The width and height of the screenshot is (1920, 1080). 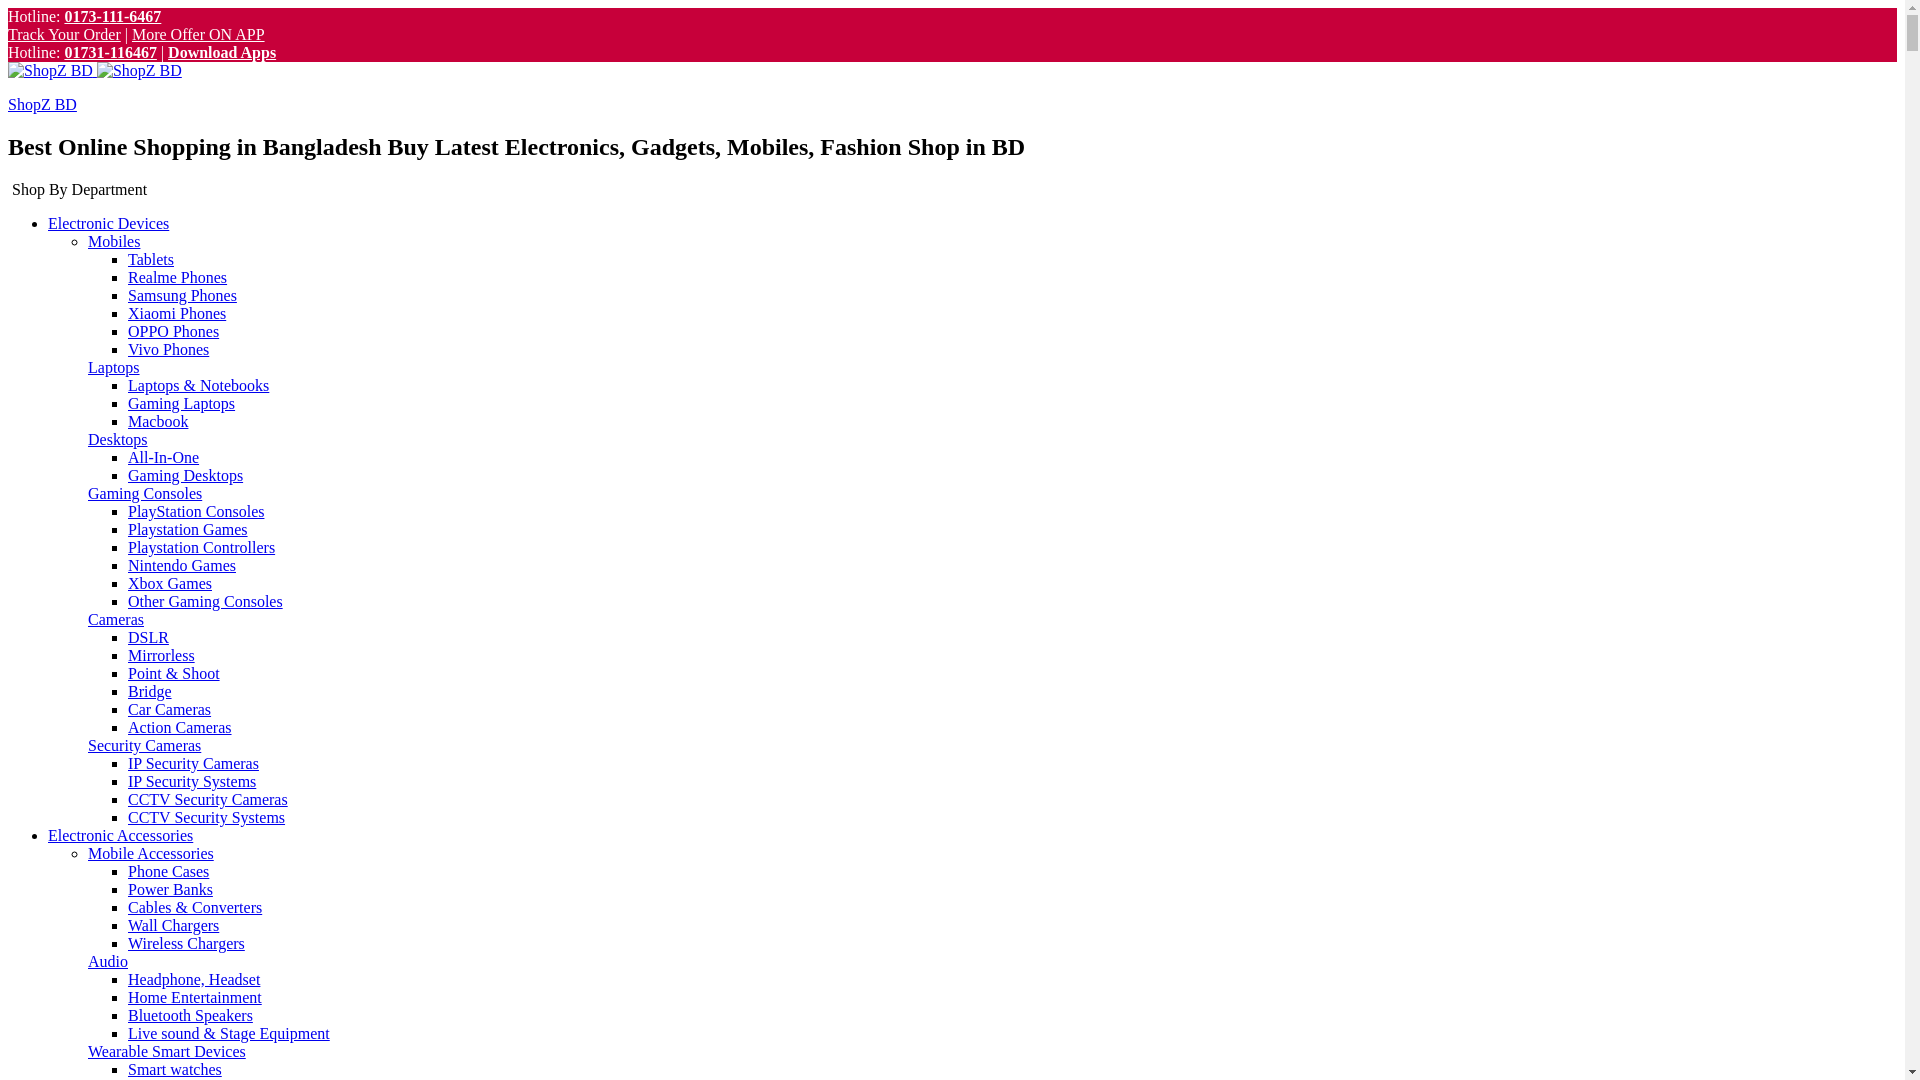 I want to click on 'Gaming Desktops', so click(x=185, y=475).